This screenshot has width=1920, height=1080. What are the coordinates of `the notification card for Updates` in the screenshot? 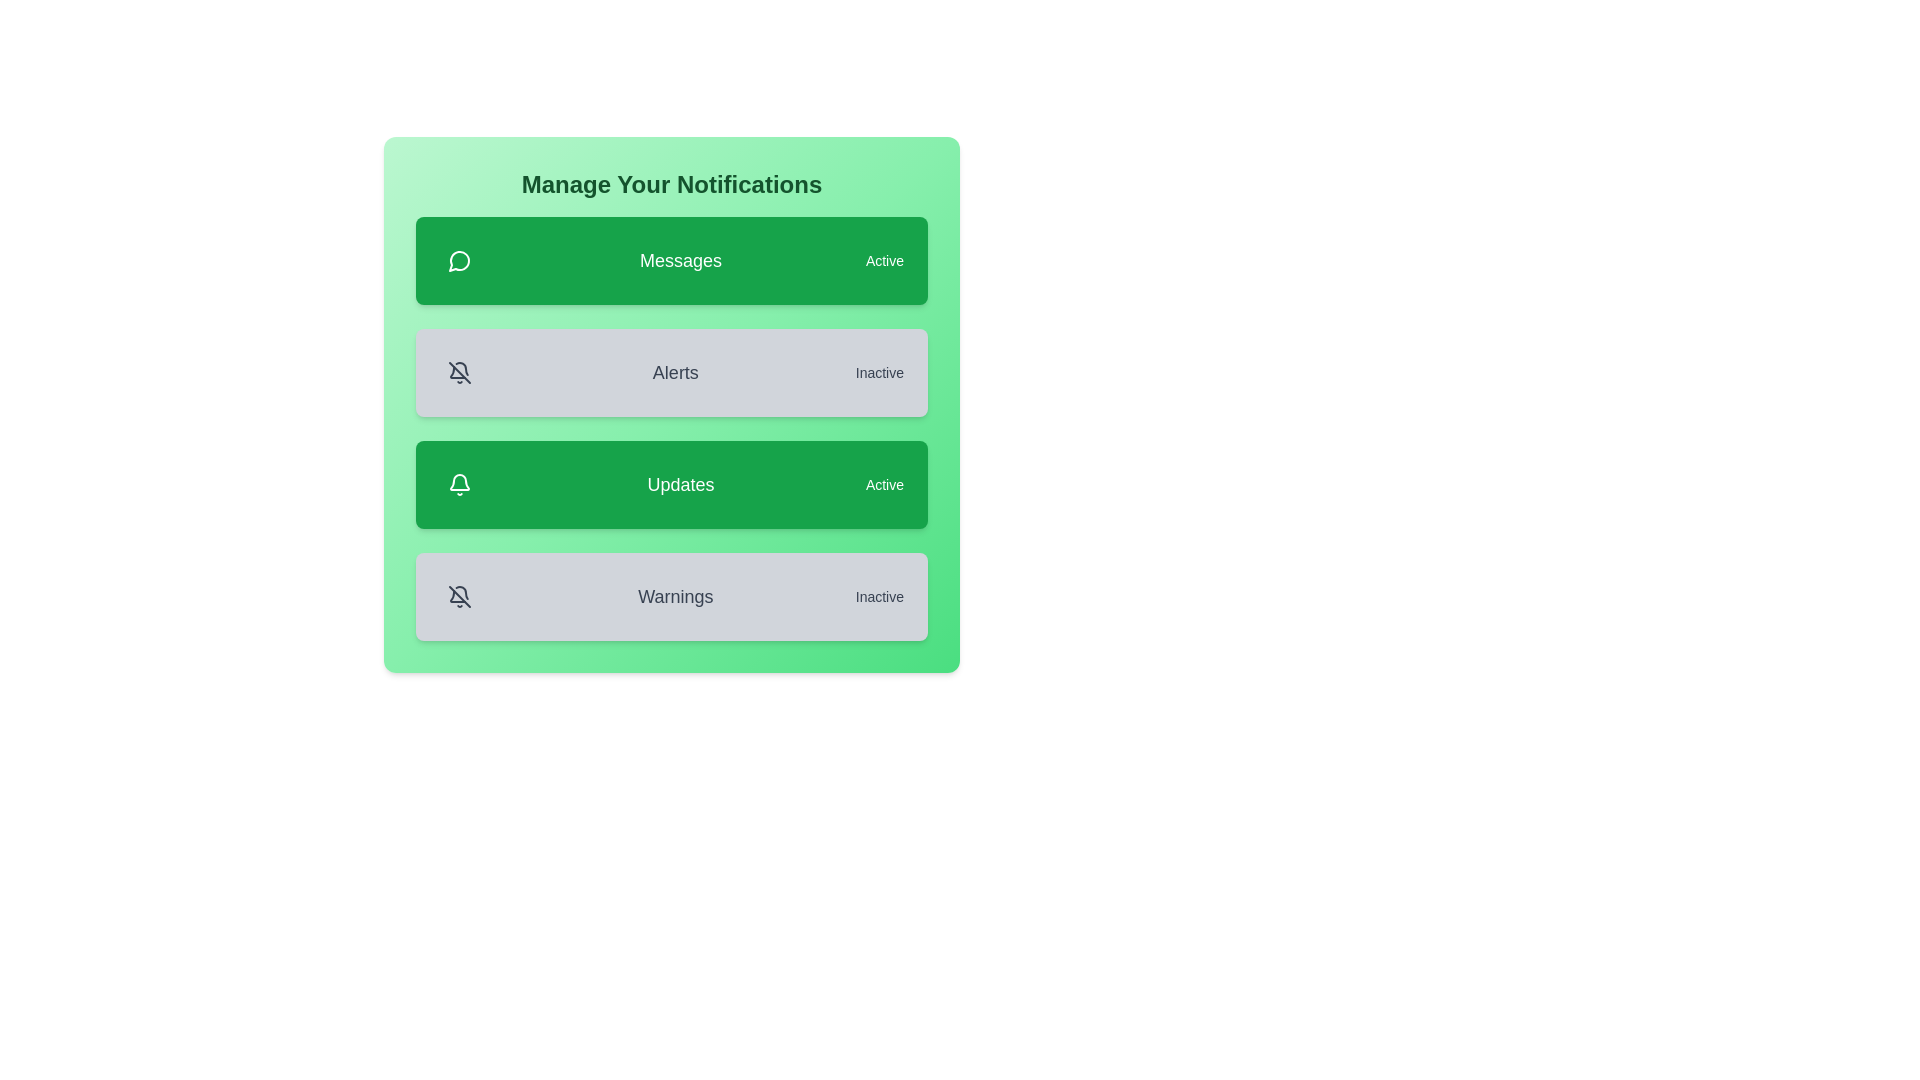 It's located at (672, 485).